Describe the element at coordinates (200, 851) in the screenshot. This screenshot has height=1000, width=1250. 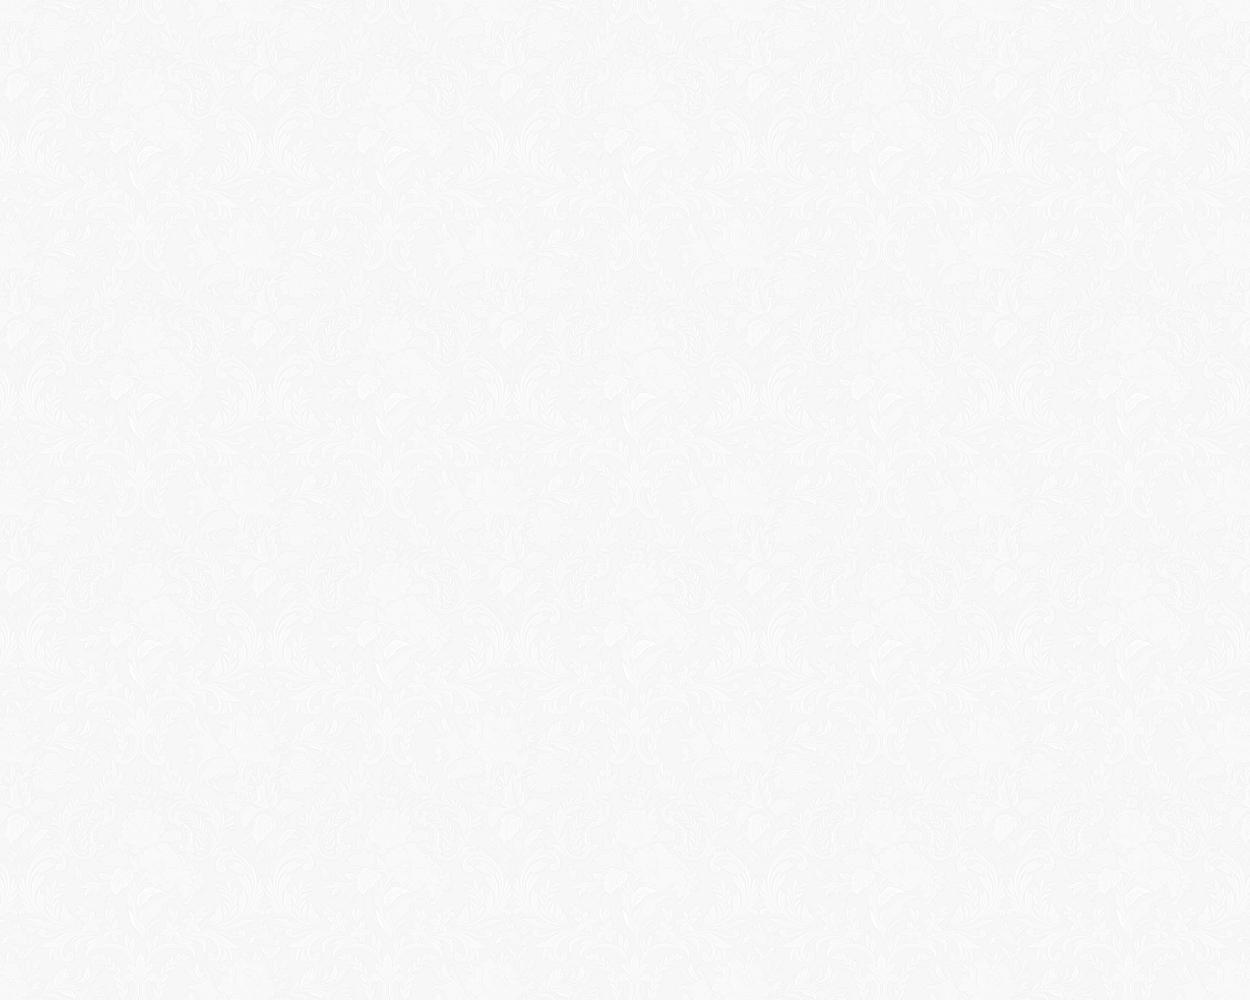
I see `'Tattoo In Japan'` at that location.